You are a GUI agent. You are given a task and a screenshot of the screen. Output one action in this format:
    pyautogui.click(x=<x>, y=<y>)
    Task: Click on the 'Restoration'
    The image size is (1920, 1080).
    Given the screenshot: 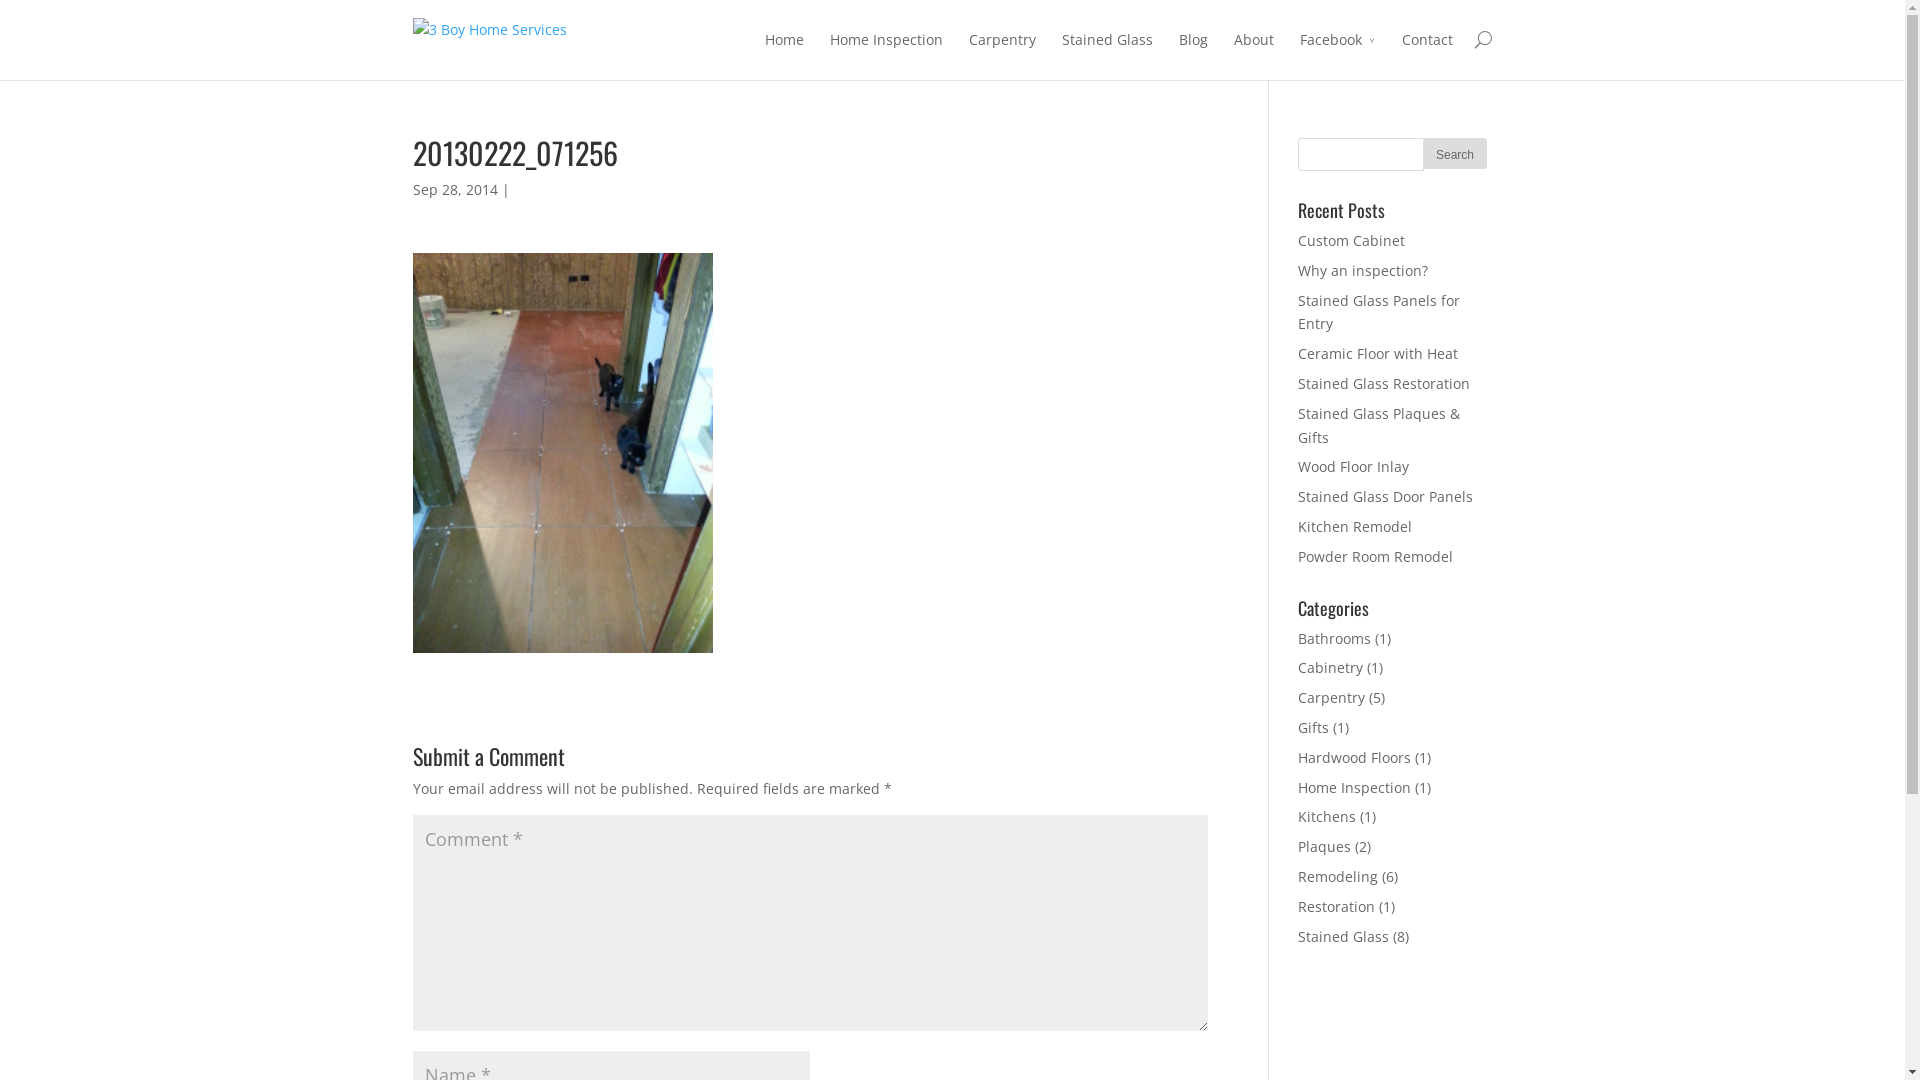 What is the action you would take?
    pyautogui.click(x=1336, y=906)
    